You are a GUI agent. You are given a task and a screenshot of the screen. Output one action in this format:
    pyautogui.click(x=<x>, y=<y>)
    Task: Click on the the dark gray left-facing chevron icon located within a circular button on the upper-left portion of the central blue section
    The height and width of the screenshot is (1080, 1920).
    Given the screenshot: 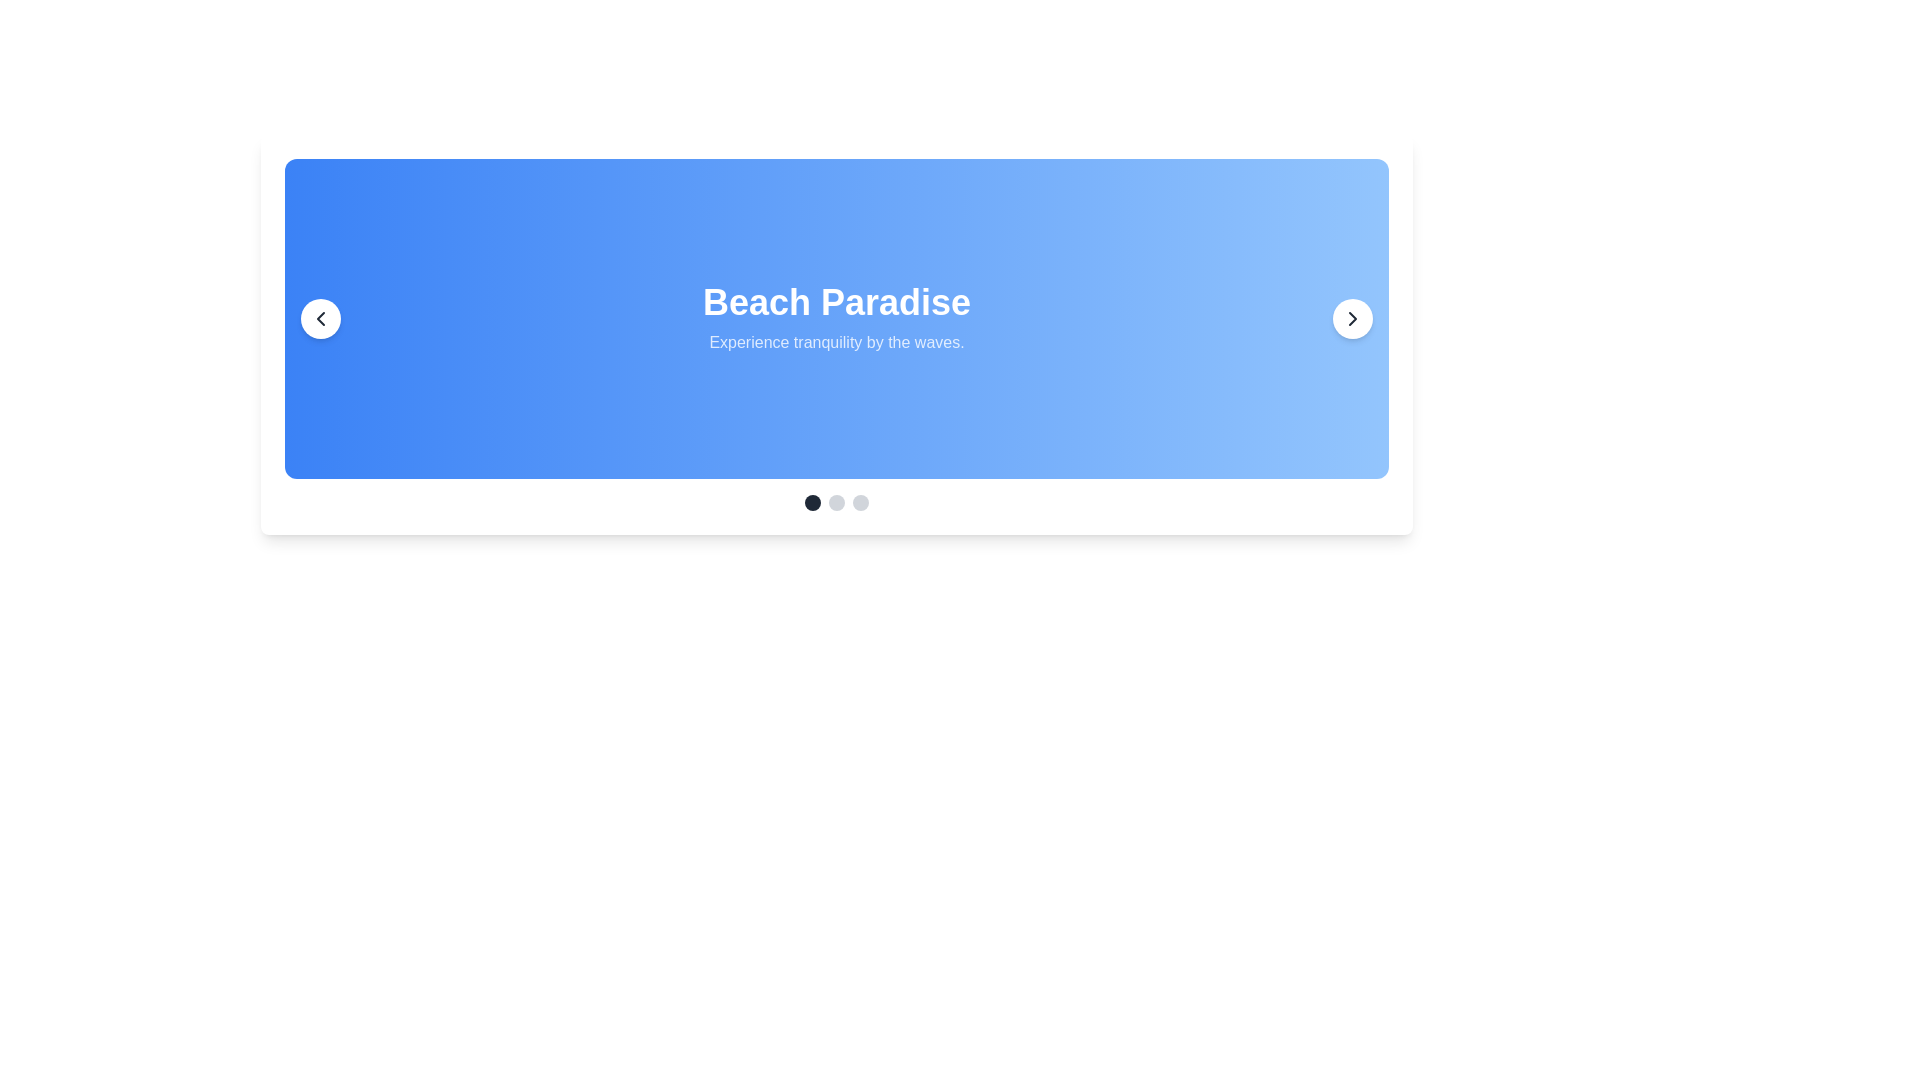 What is the action you would take?
    pyautogui.click(x=321, y=318)
    